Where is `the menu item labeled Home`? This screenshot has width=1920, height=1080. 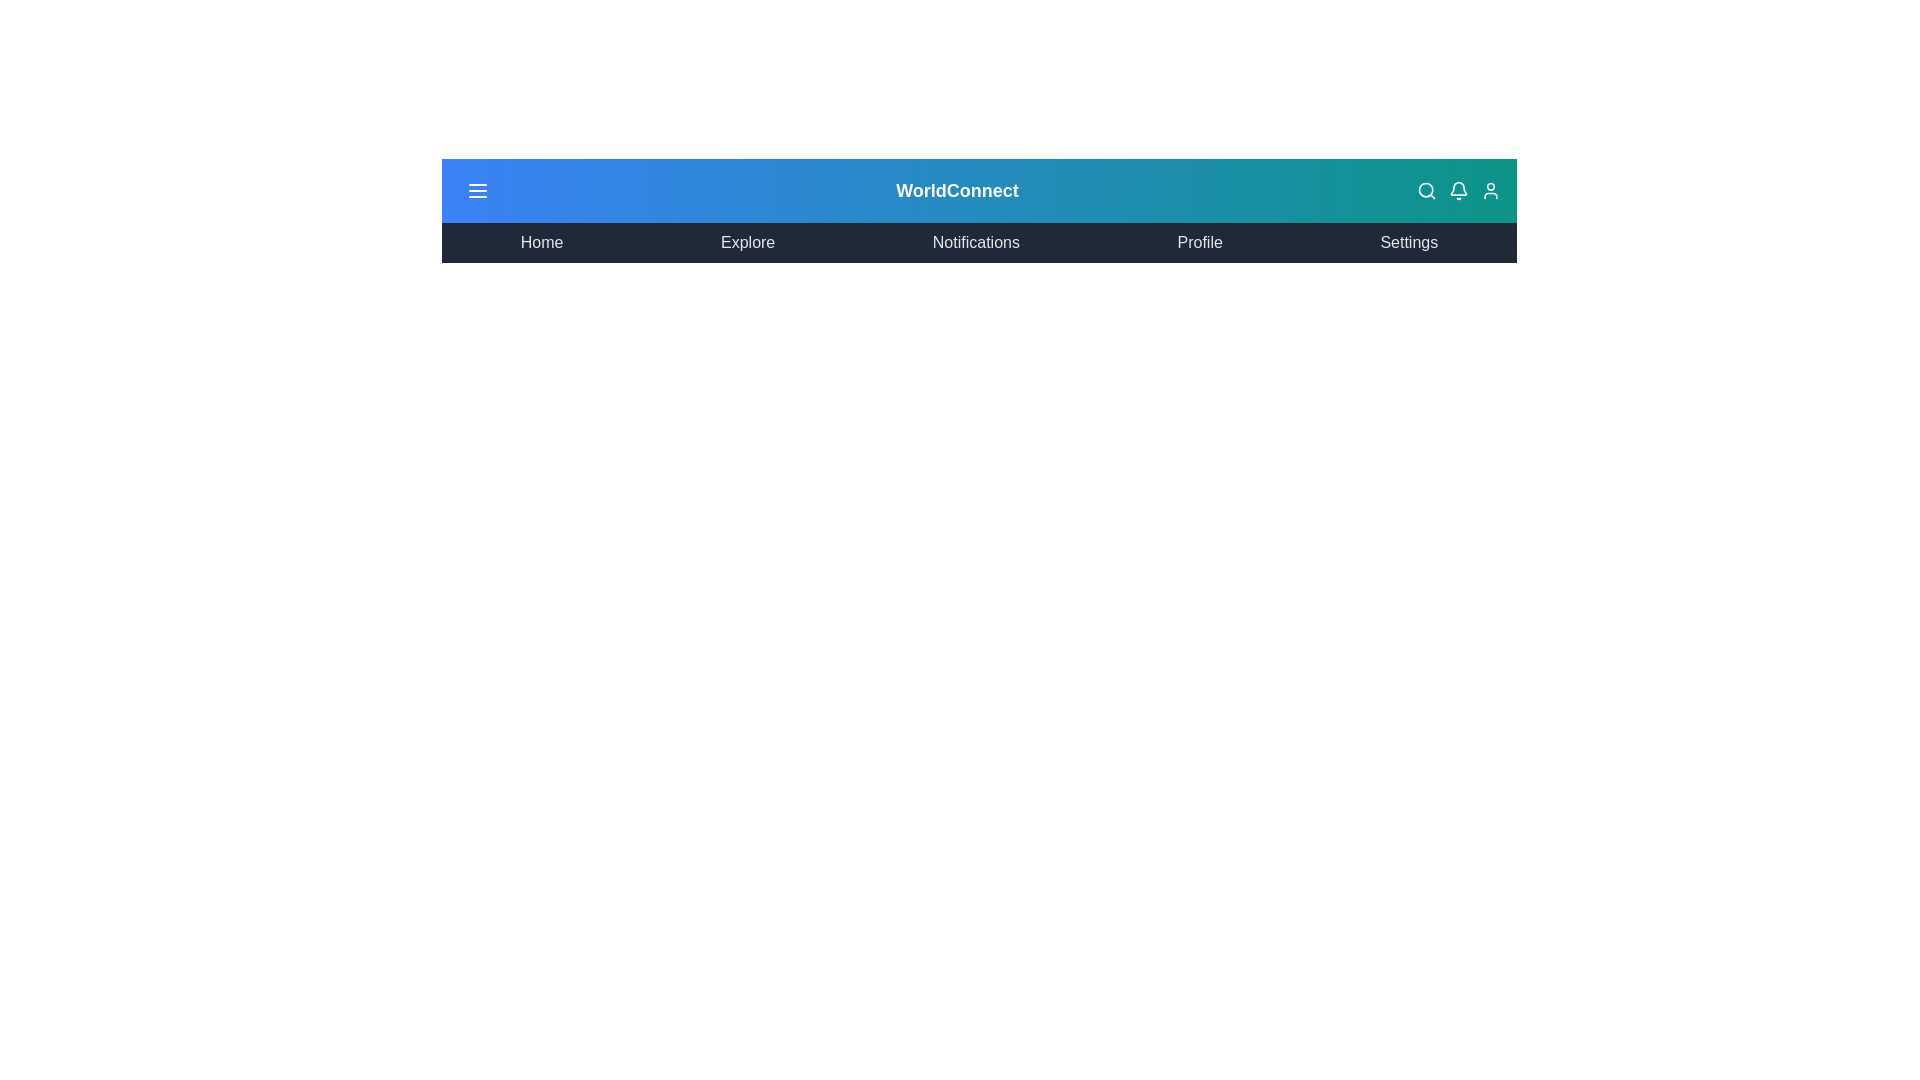 the menu item labeled Home is located at coordinates (542, 242).